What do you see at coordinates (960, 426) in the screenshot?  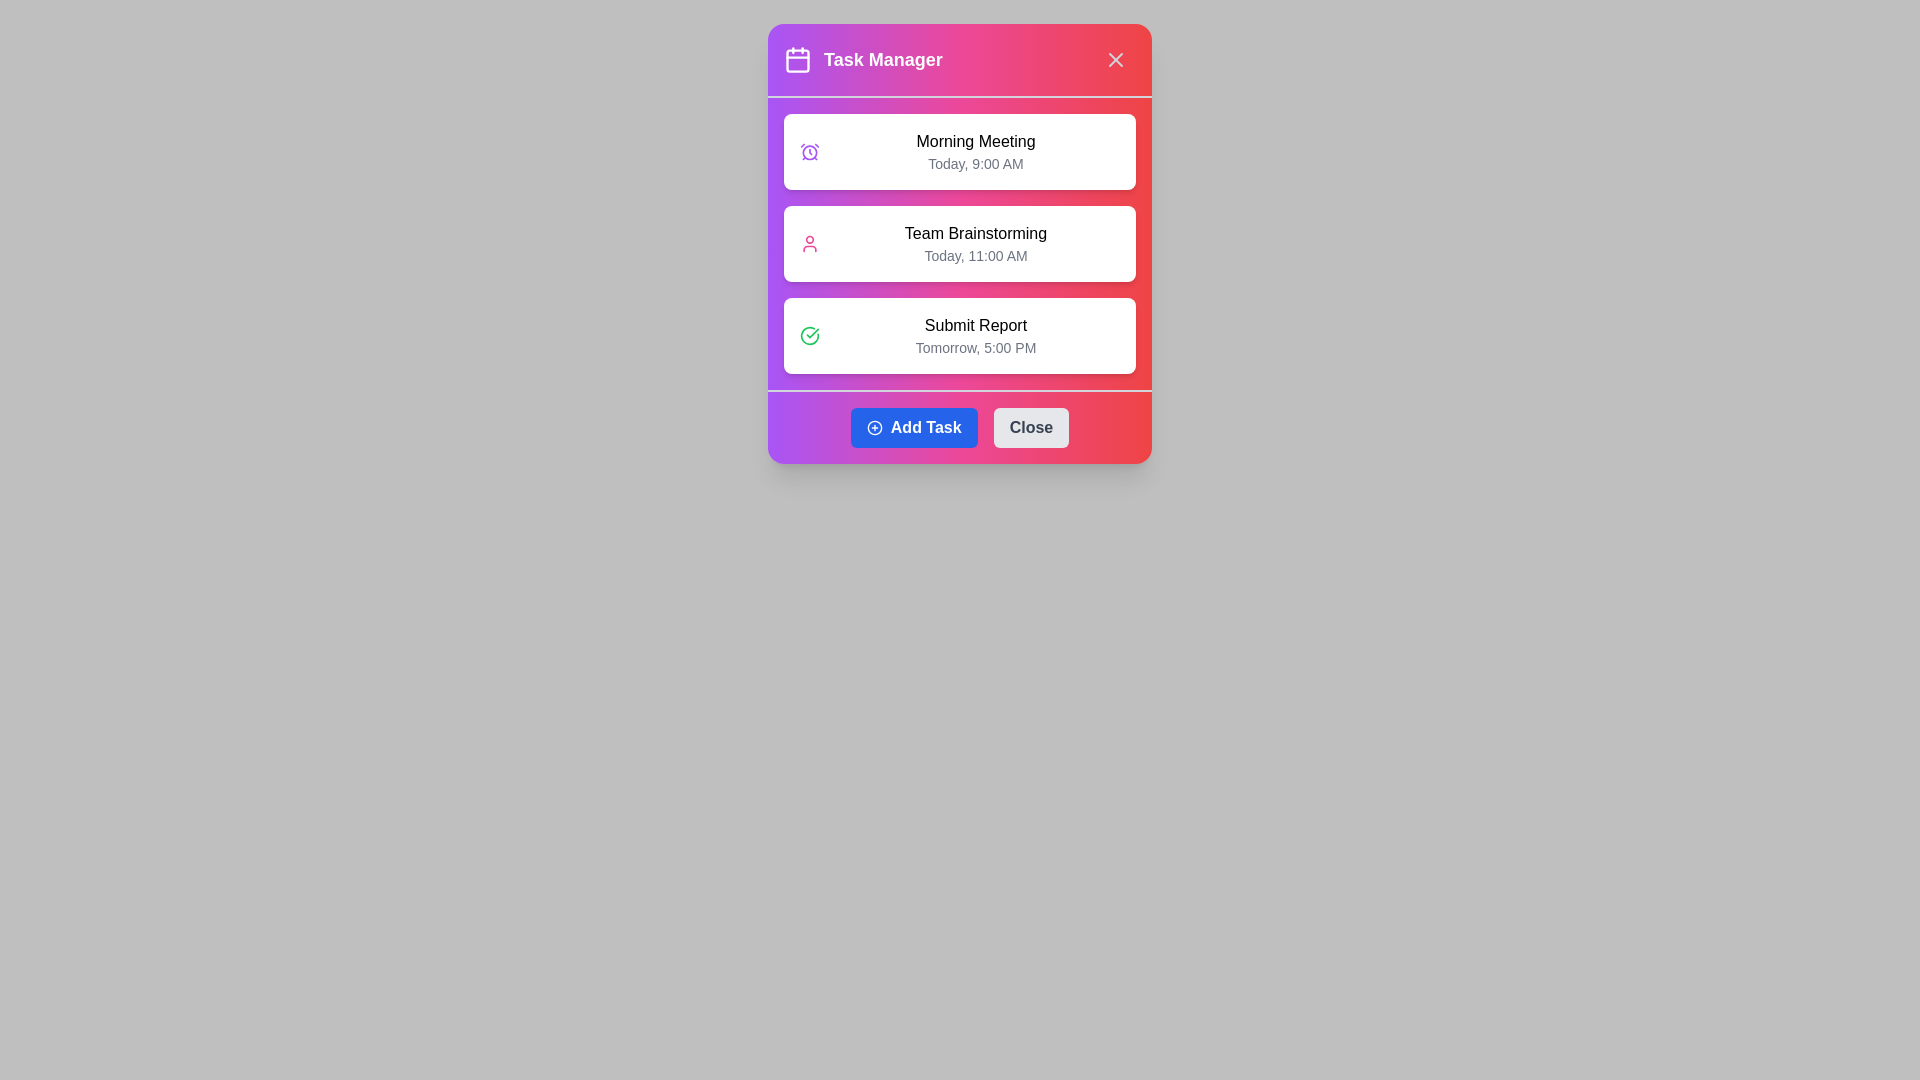 I see `the 'Add Task' button located in the bottom menu panel, which is the first button aligned to the left of the 'Close' button` at bounding box center [960, 426].